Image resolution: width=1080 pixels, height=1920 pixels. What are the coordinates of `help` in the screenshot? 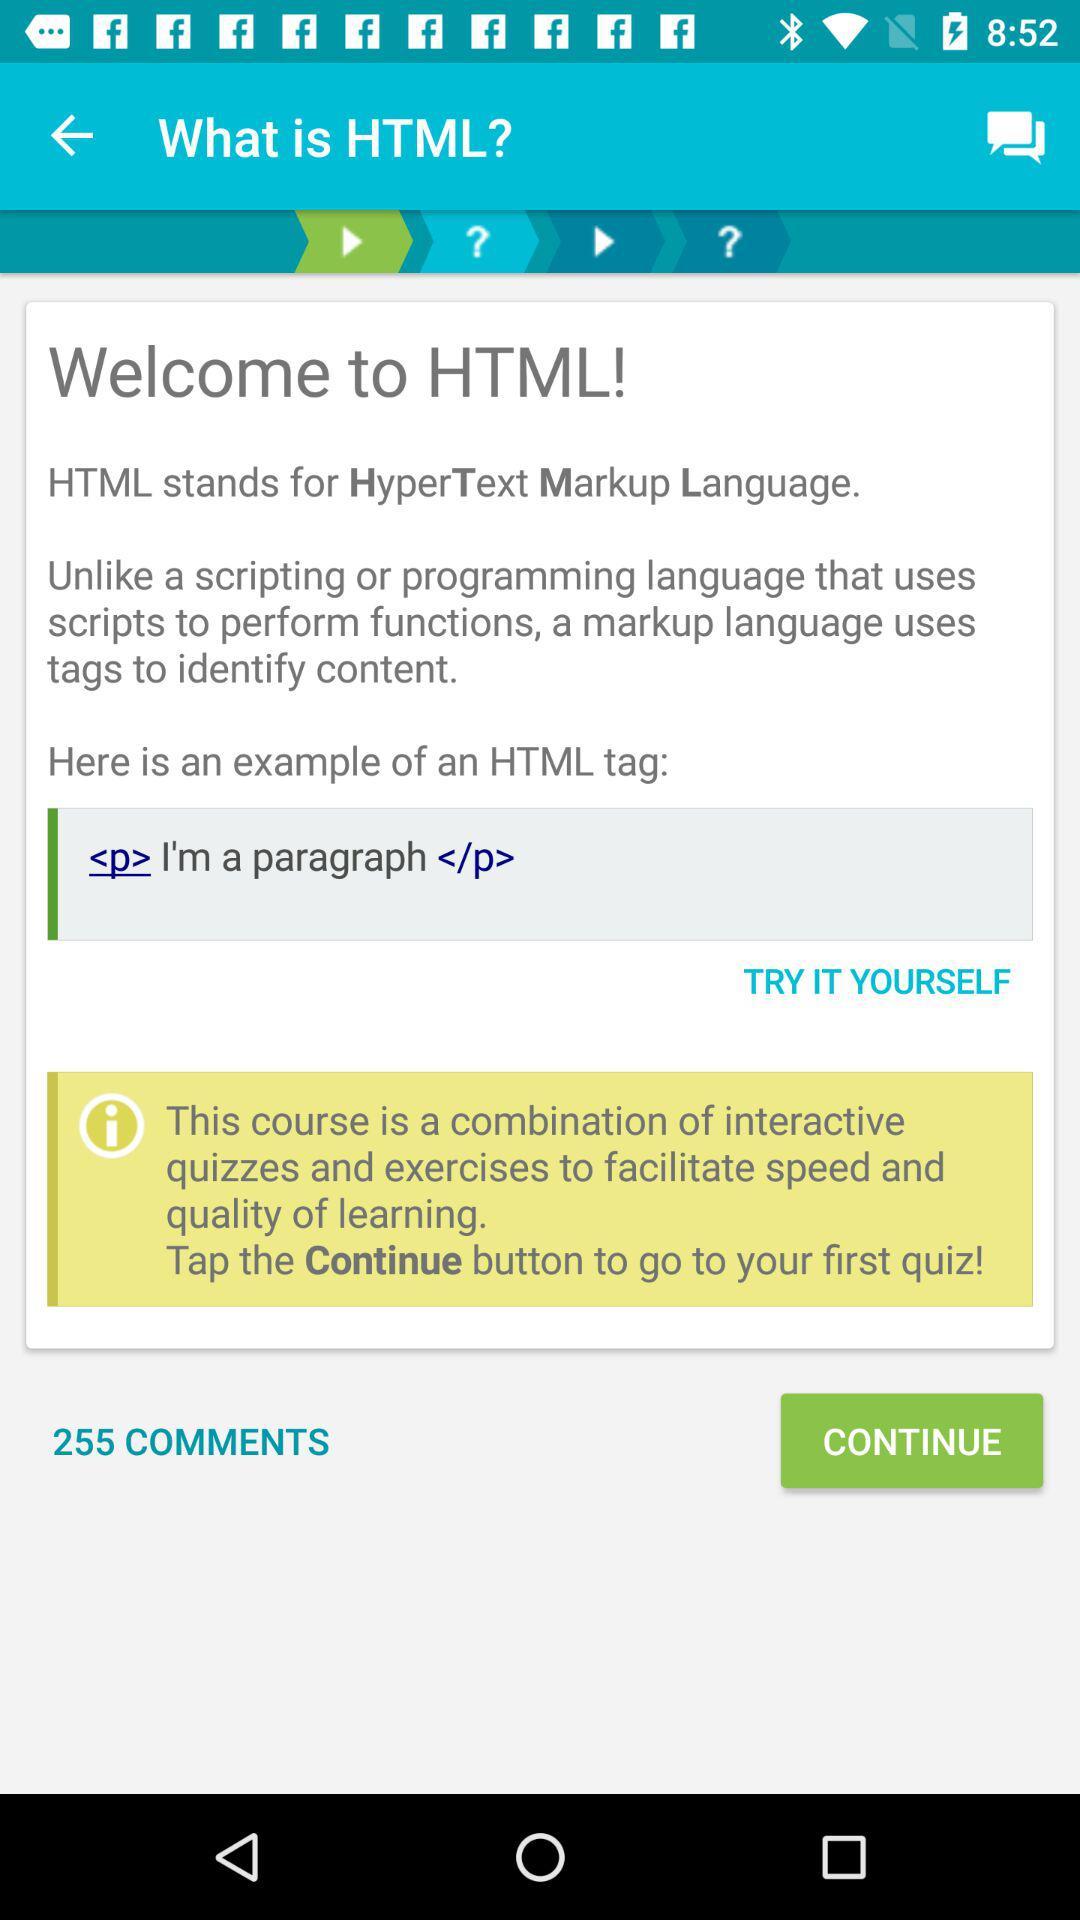 It's located at (729, 240).